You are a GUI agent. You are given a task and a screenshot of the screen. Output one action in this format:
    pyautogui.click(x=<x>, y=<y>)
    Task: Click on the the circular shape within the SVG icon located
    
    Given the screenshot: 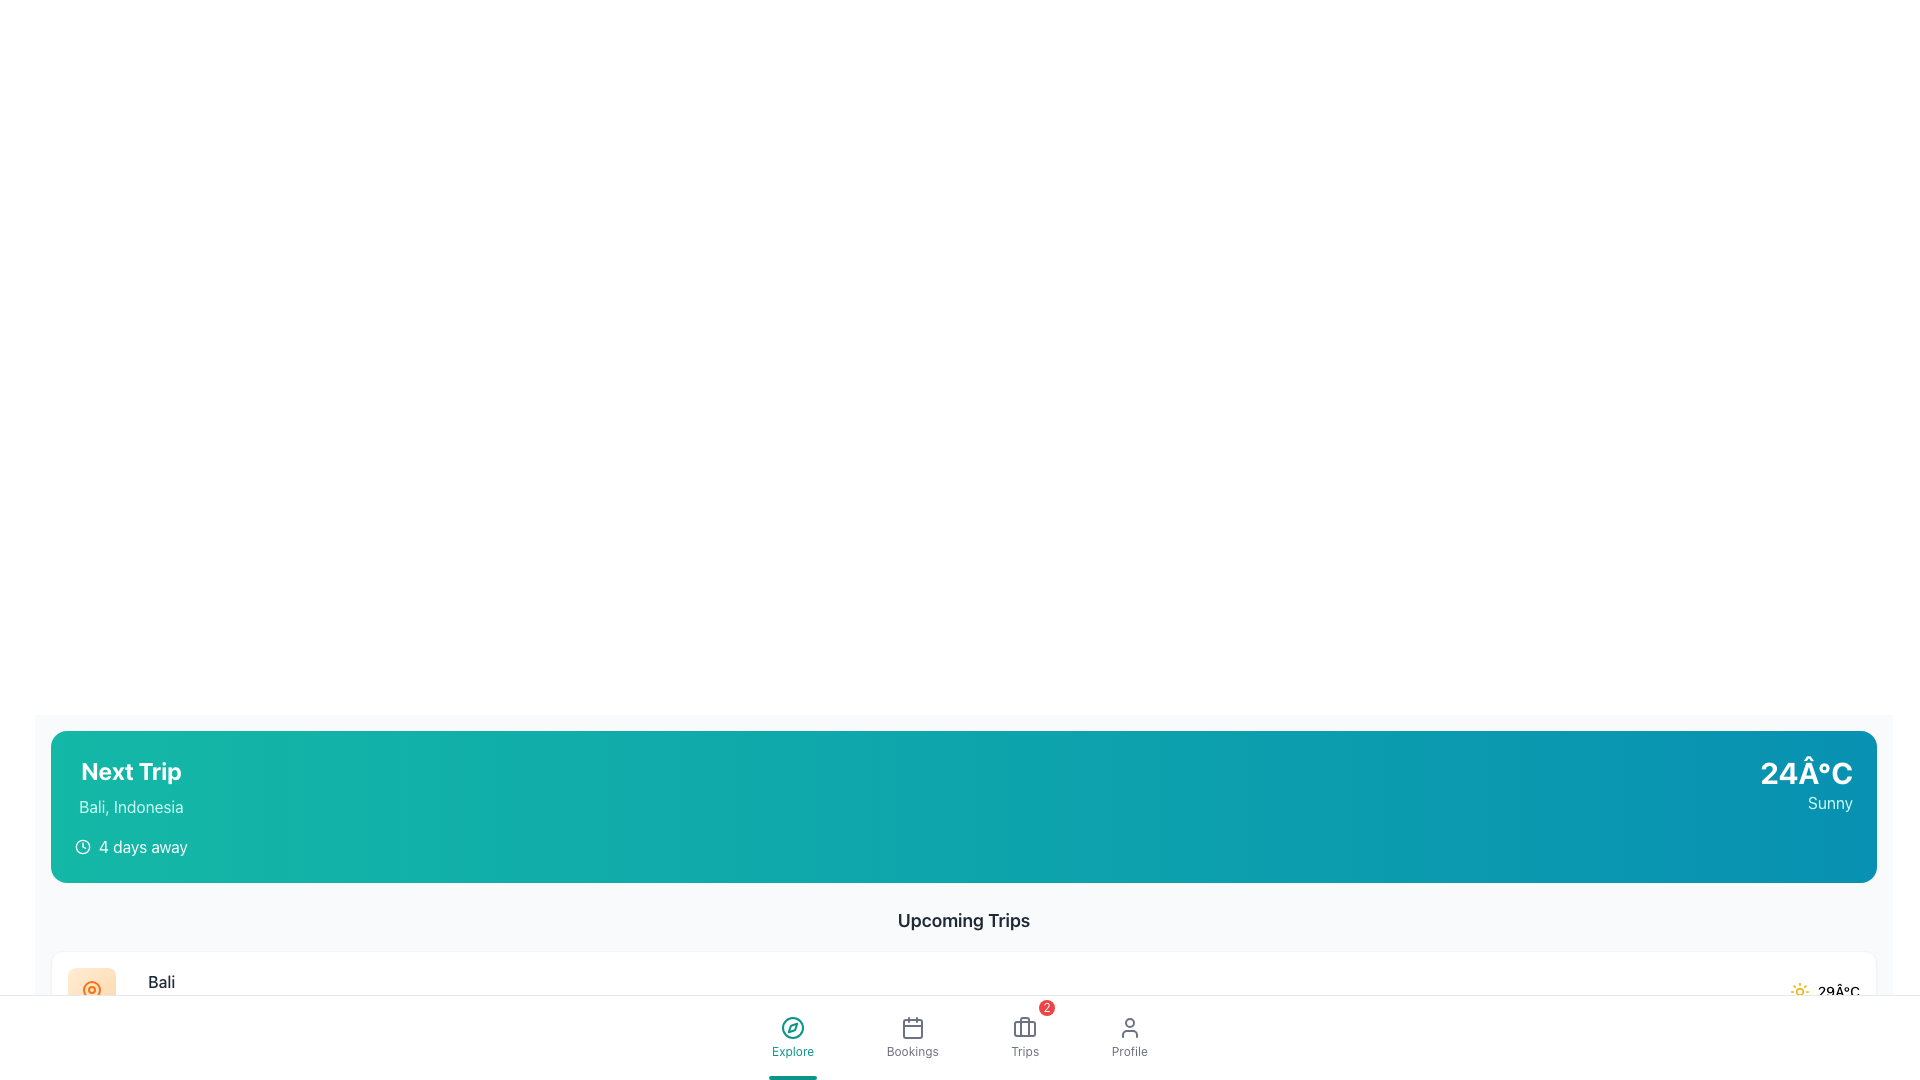 What is the action you would take?
    pyautogui.click(x=792, y=1028)
    